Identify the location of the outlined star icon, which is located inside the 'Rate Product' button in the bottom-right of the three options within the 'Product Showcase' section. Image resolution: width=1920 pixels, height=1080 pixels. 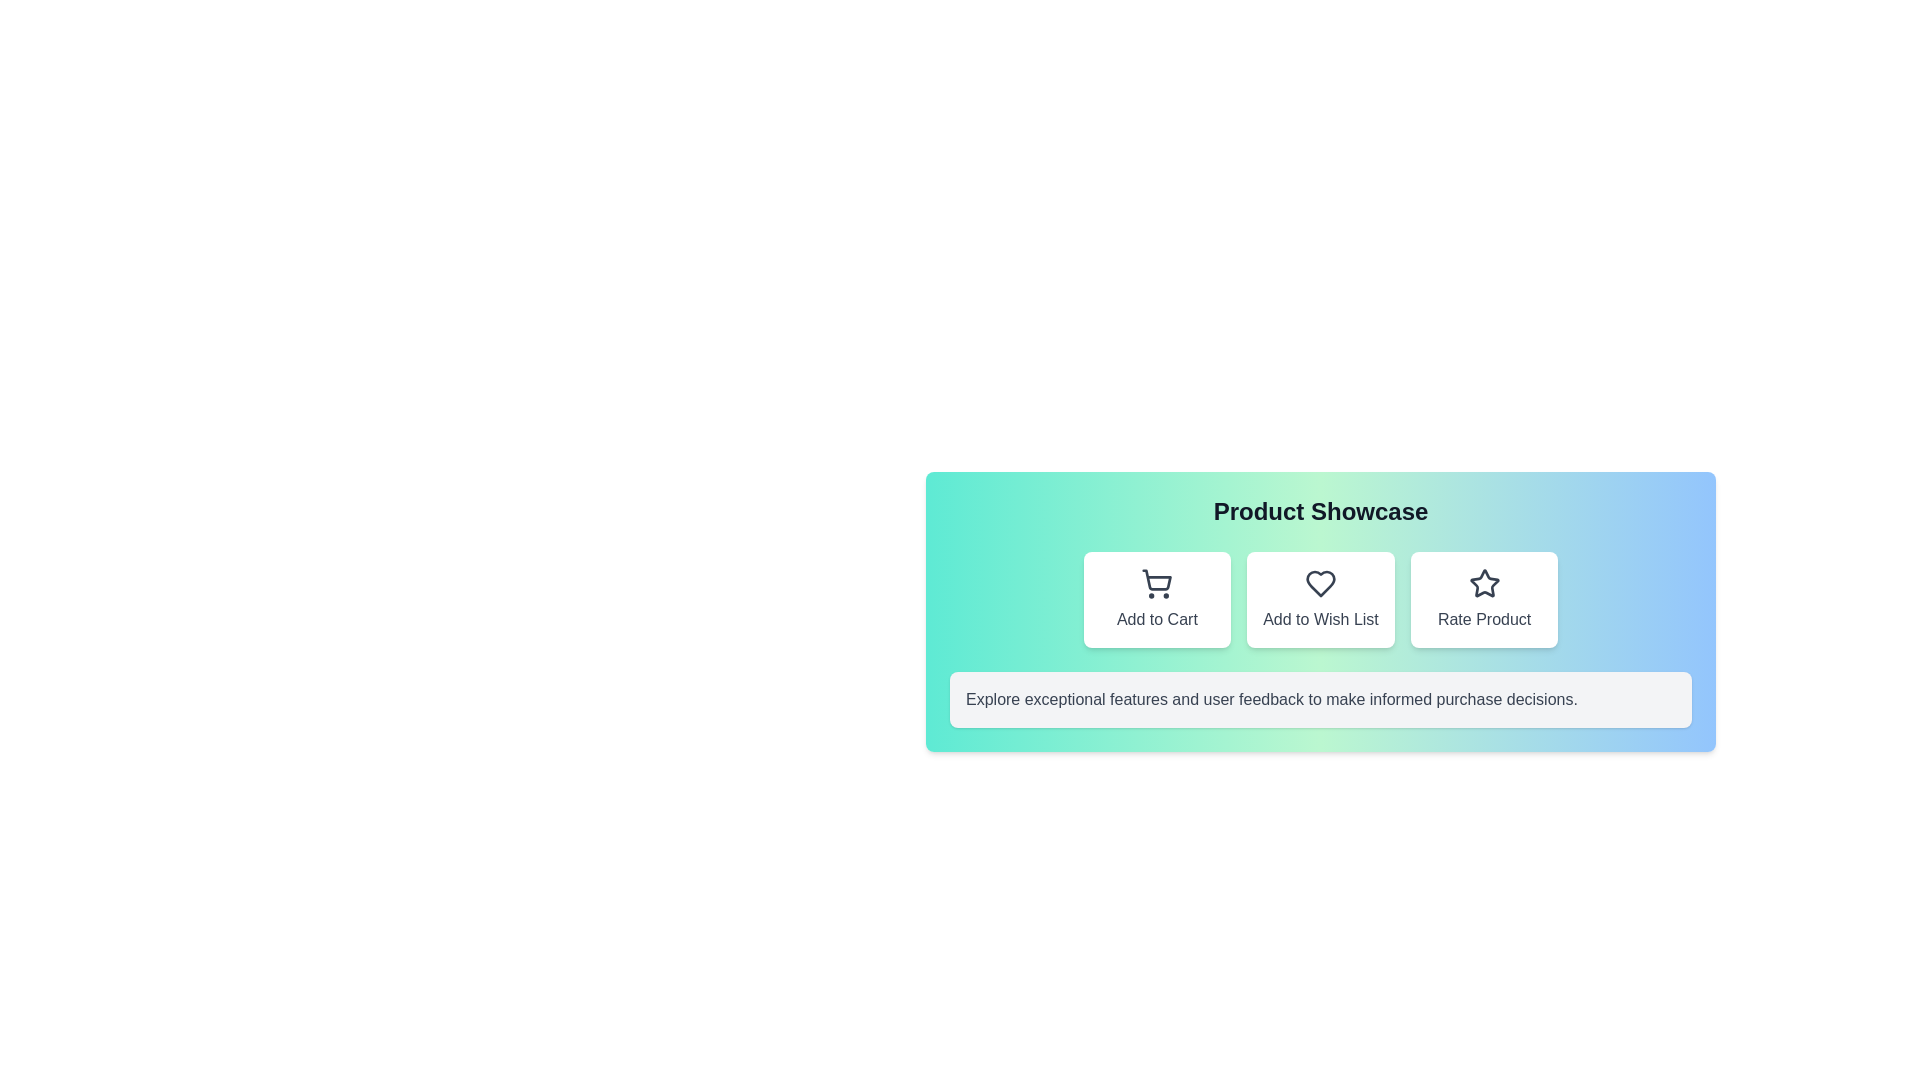
(1484, 583).